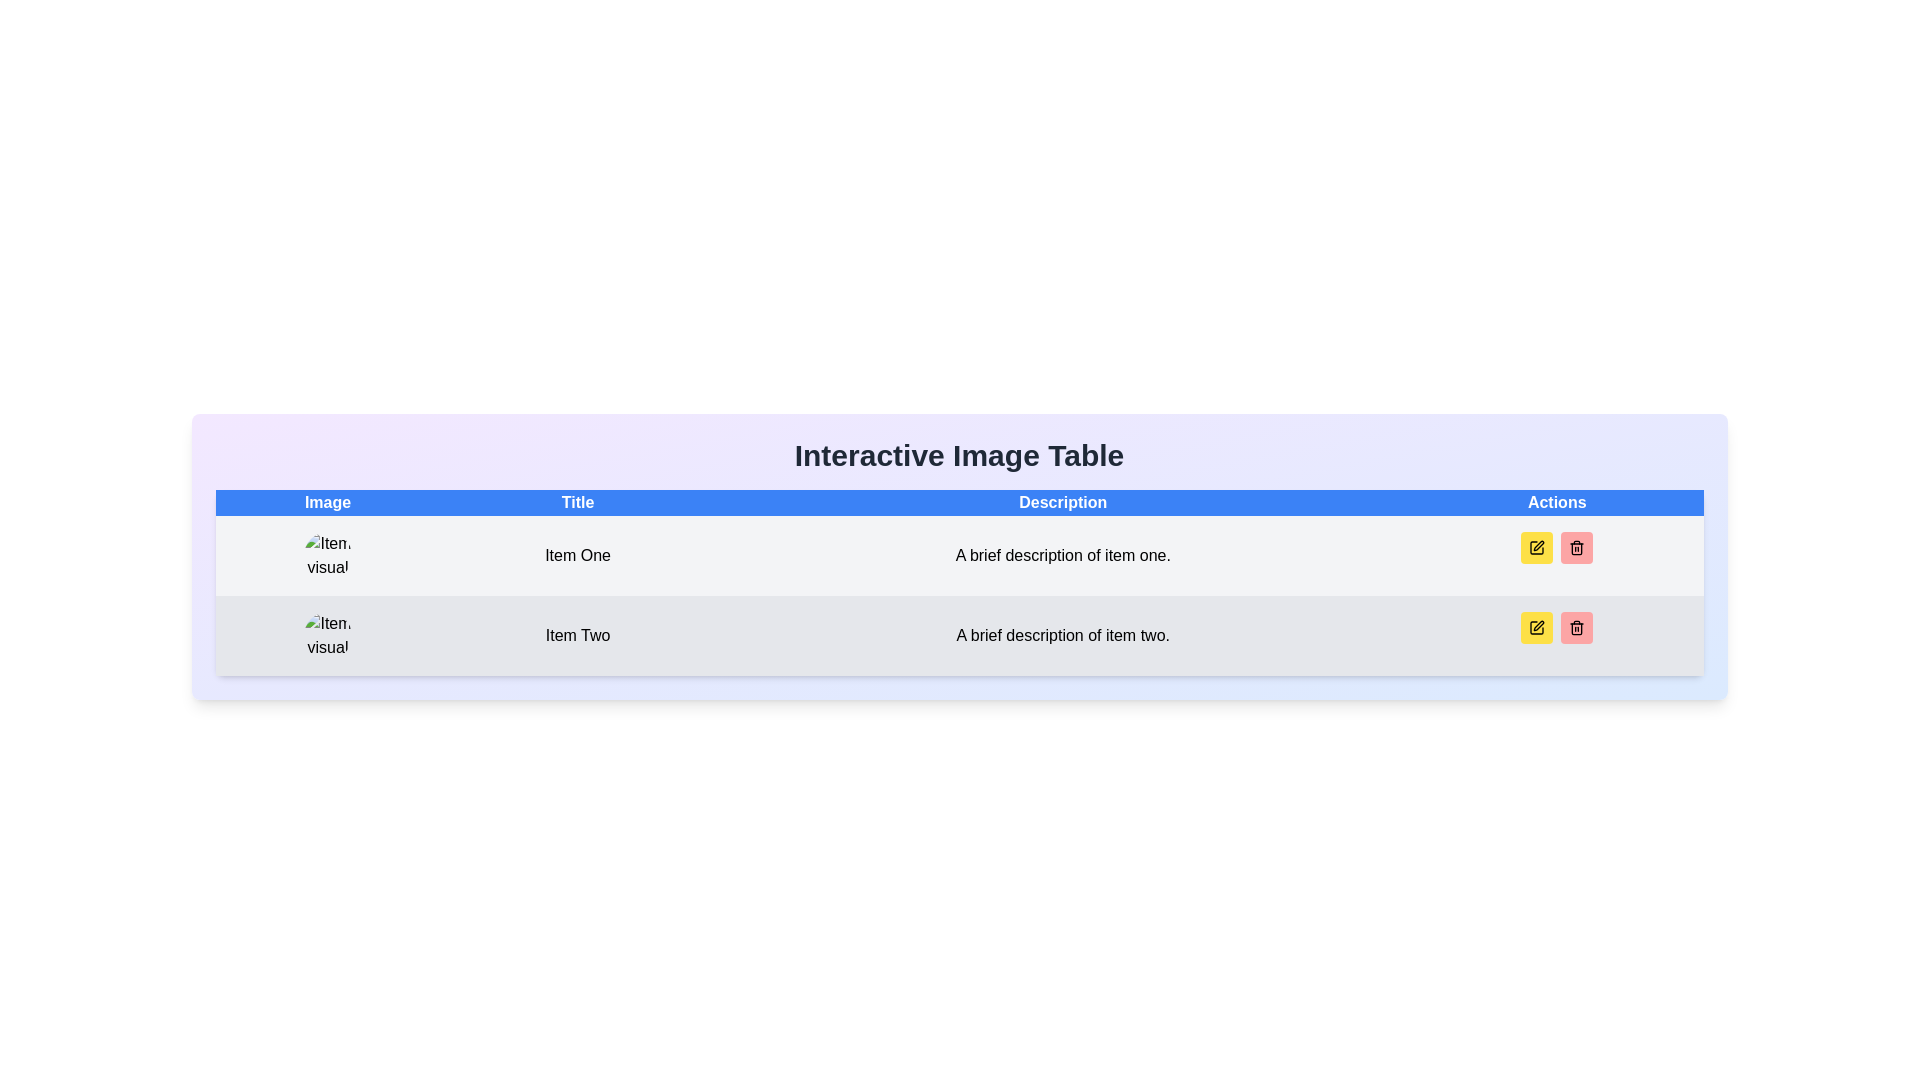  I want to click on the Edit icon (a small pen icon) in the Actions column for the second row of the table, so click(1538, 624).